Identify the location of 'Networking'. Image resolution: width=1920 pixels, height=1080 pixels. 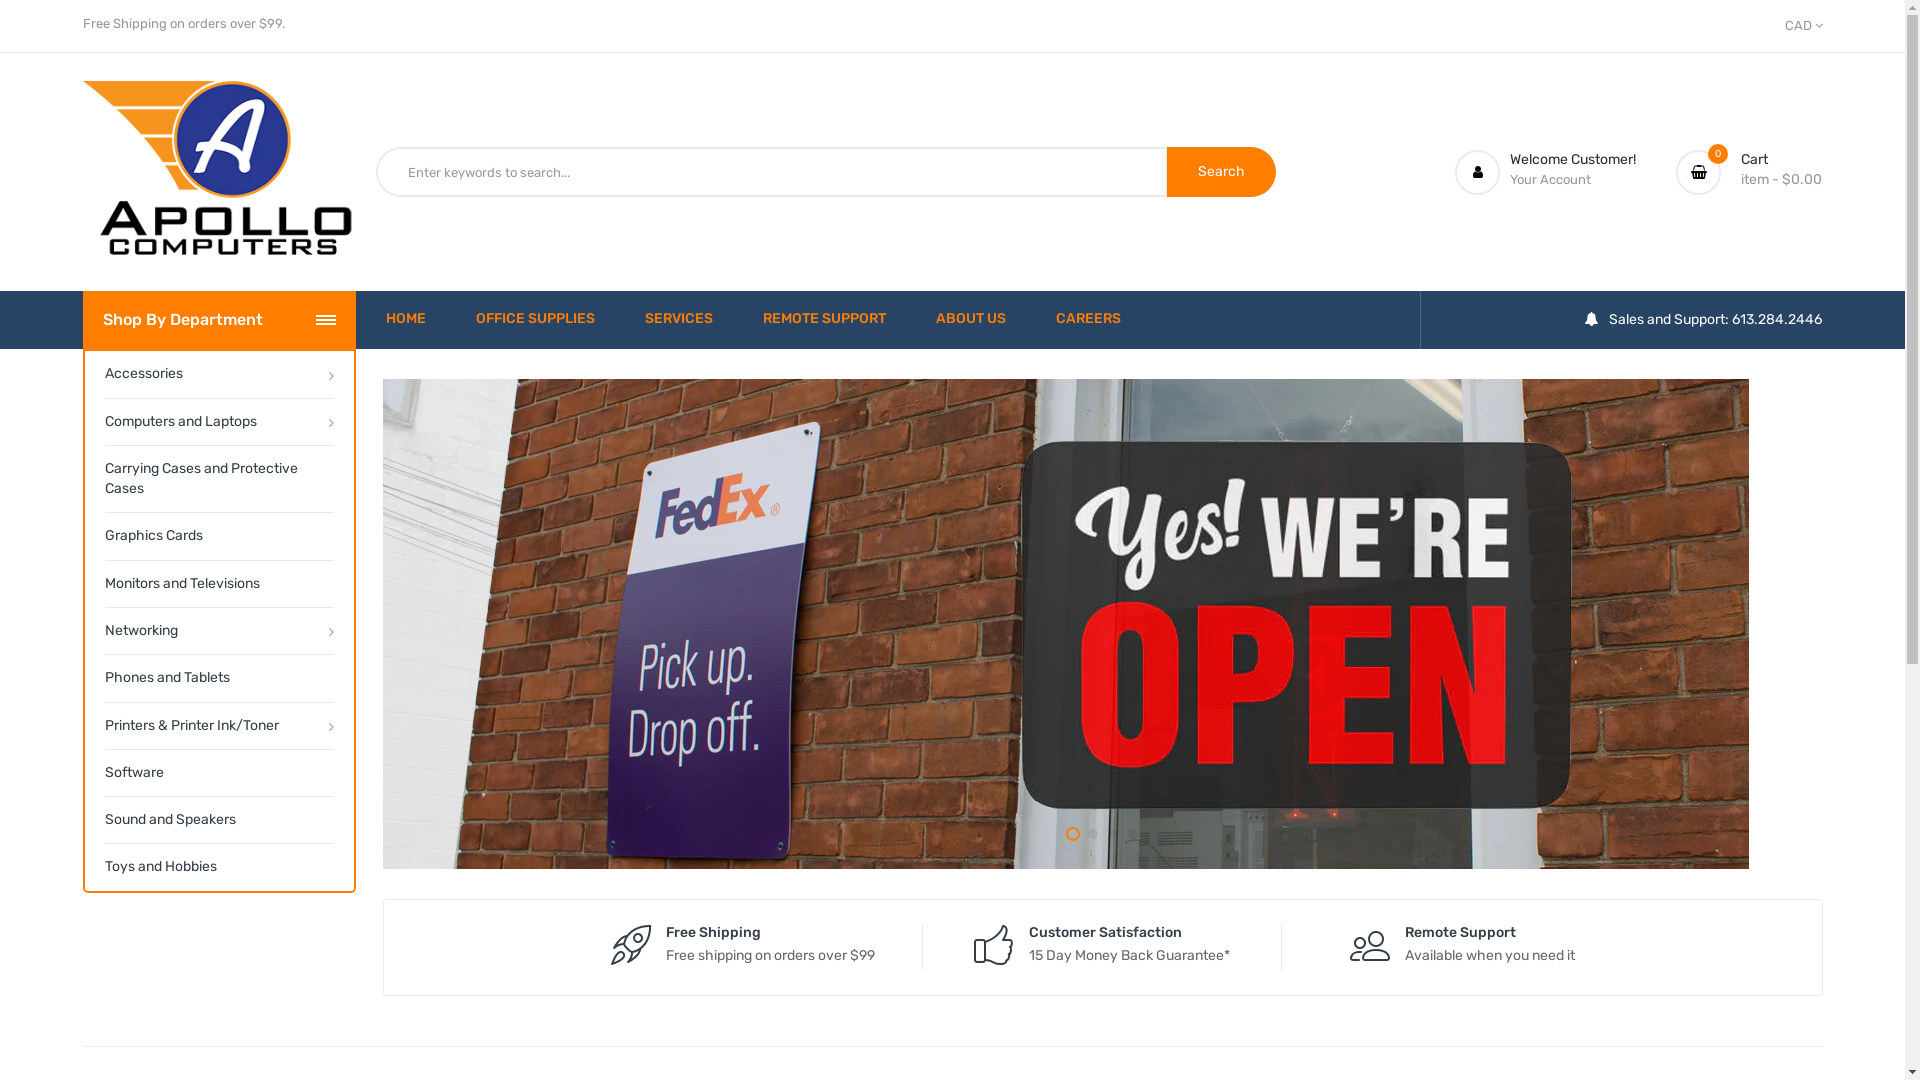
(218, 630).